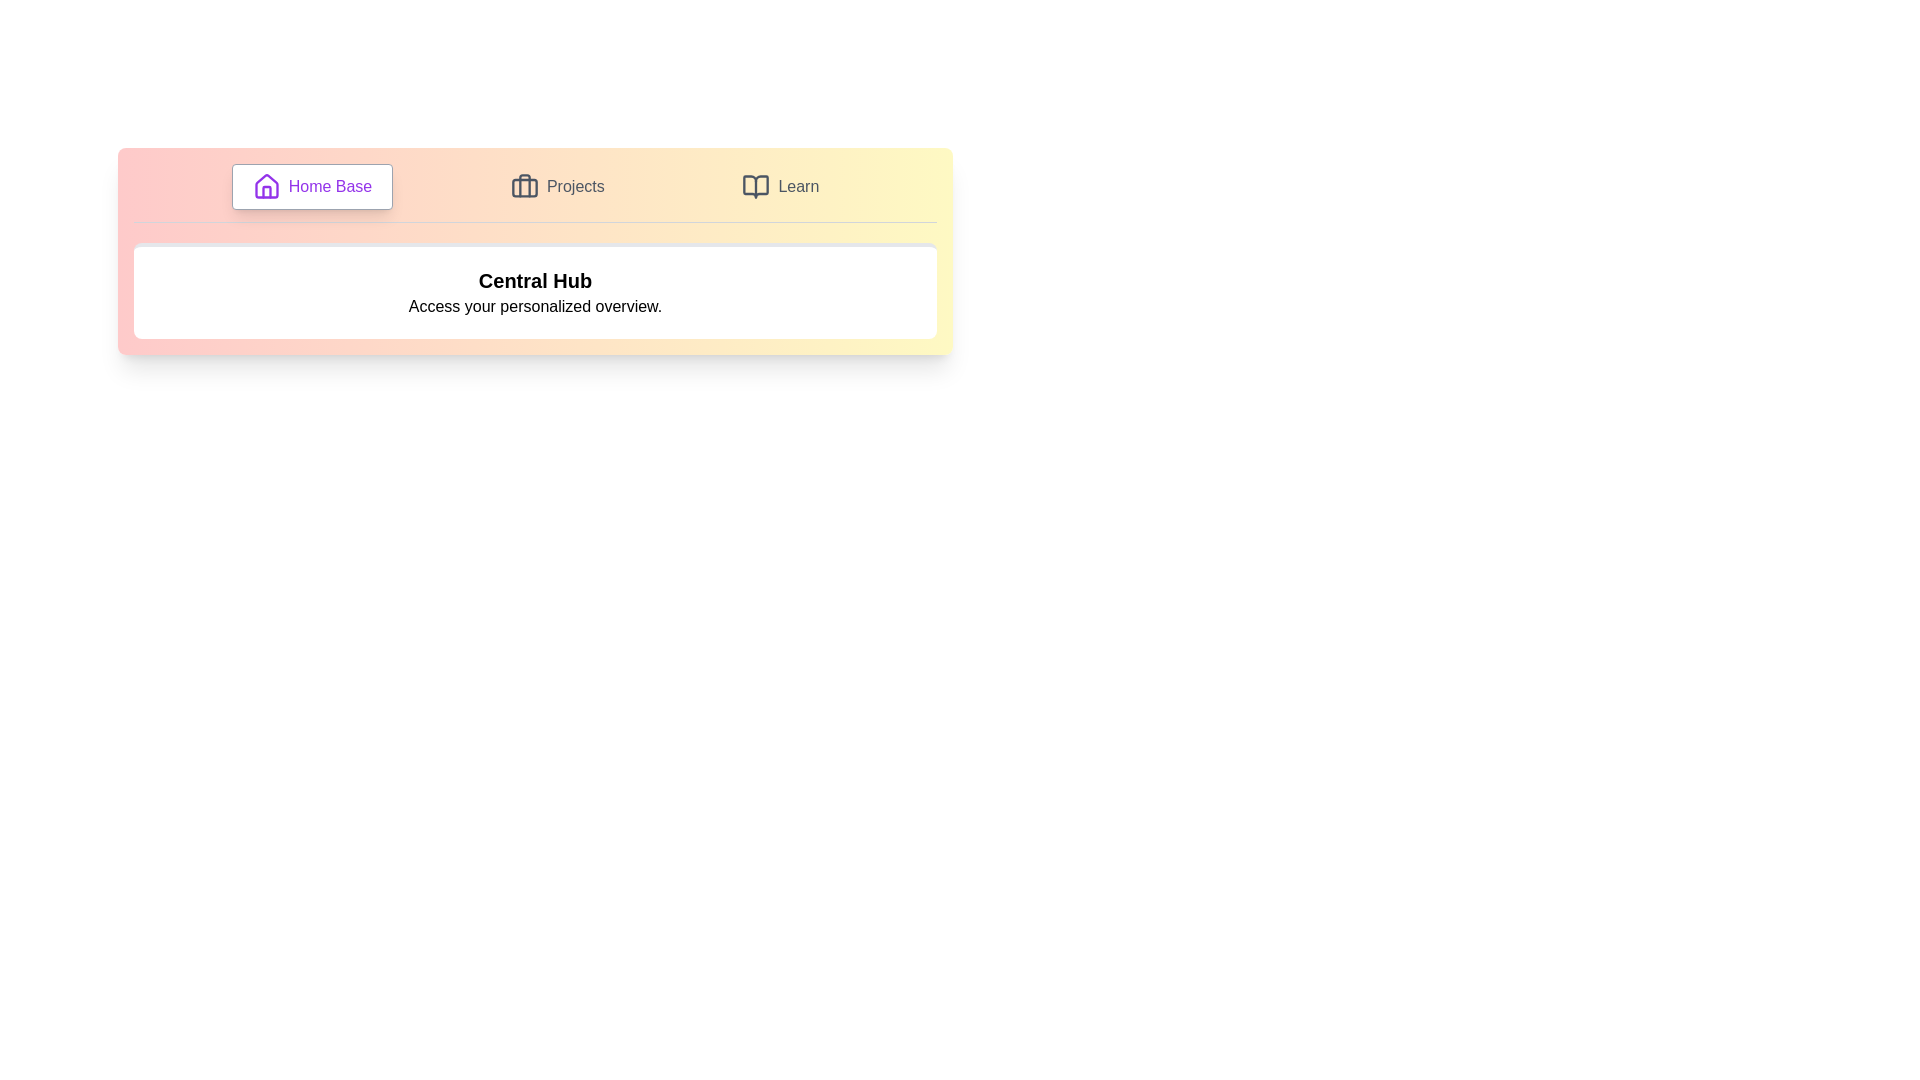 Image resolution: width=1920 pixels, height=1080 pixels. I want to click on the tab labeled Home Base, so click(311, 186).